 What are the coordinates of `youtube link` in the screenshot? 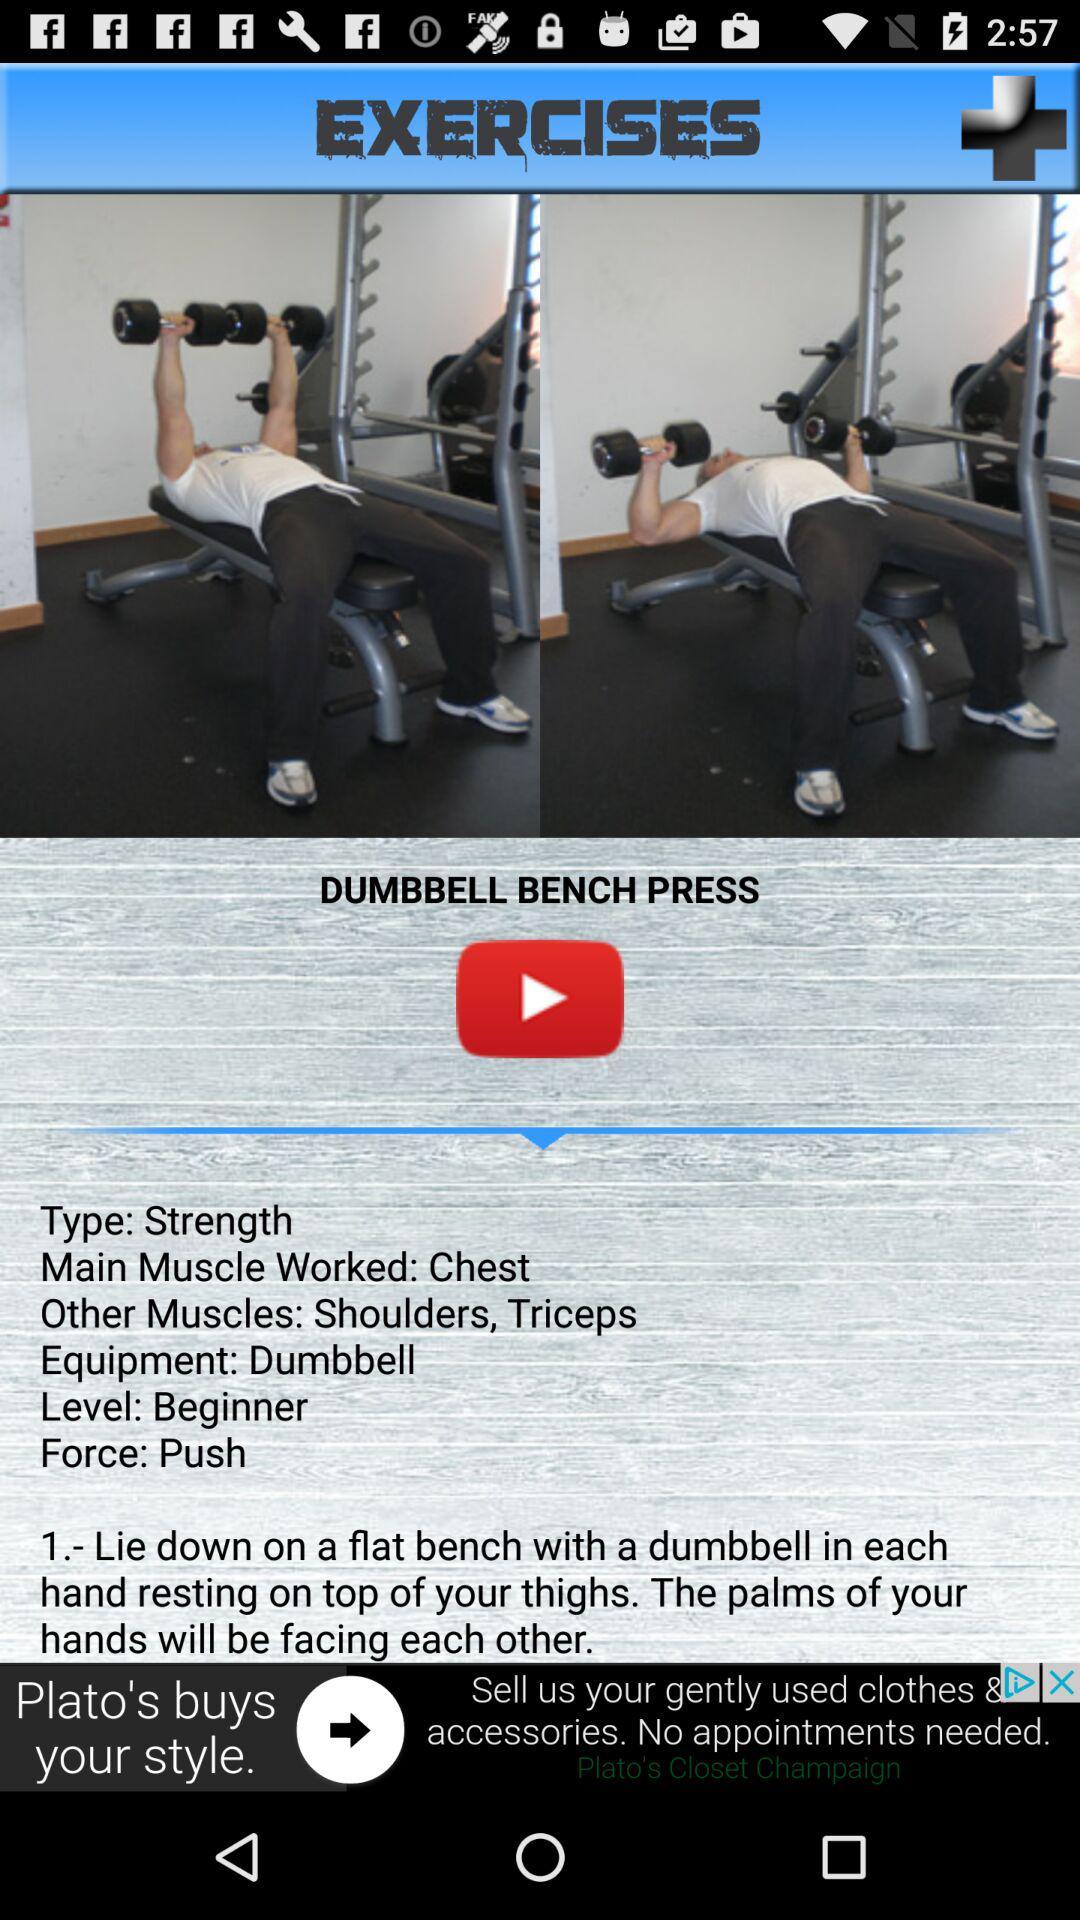 It's located at (540, 998).